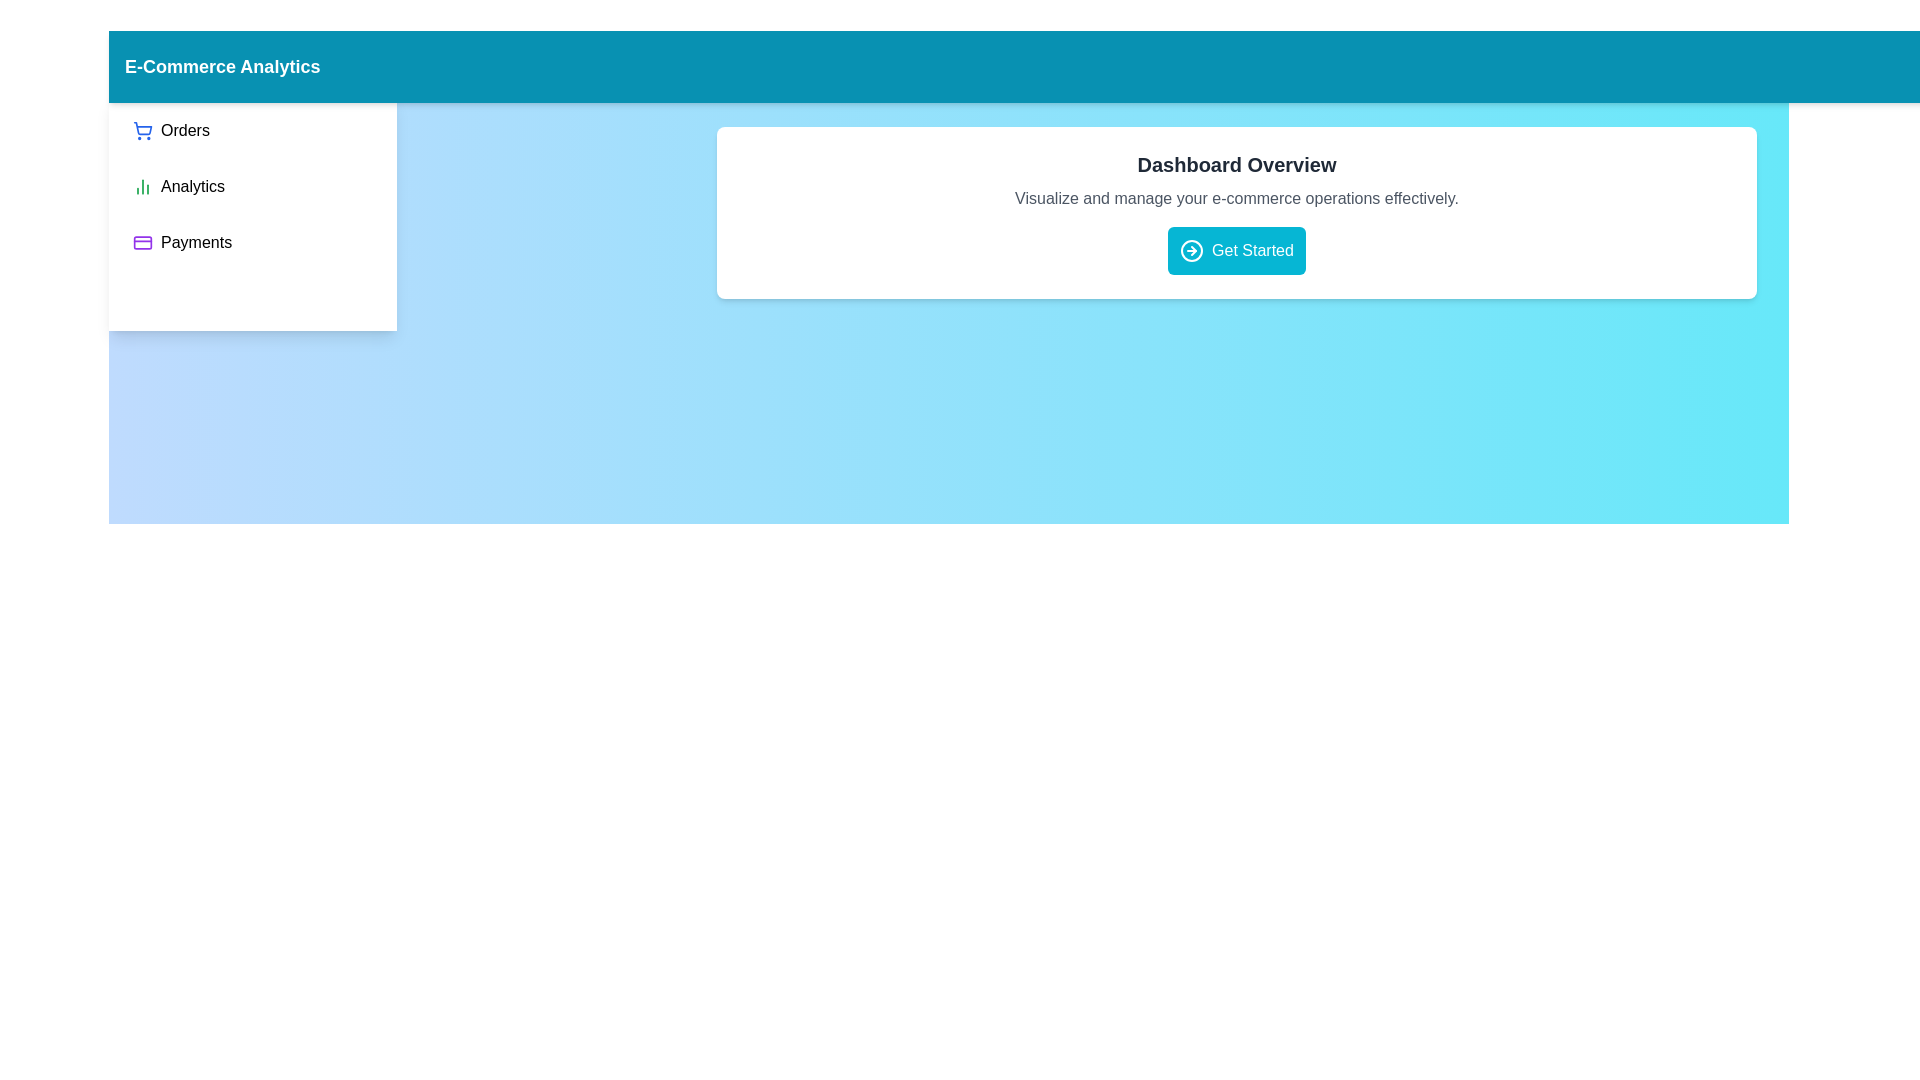 The image size is (1920, 1080). I want to click on the column chart SVG icon, which is positioned to the left of the 'Analytics' text in the sidebar options, so click(142, 186).